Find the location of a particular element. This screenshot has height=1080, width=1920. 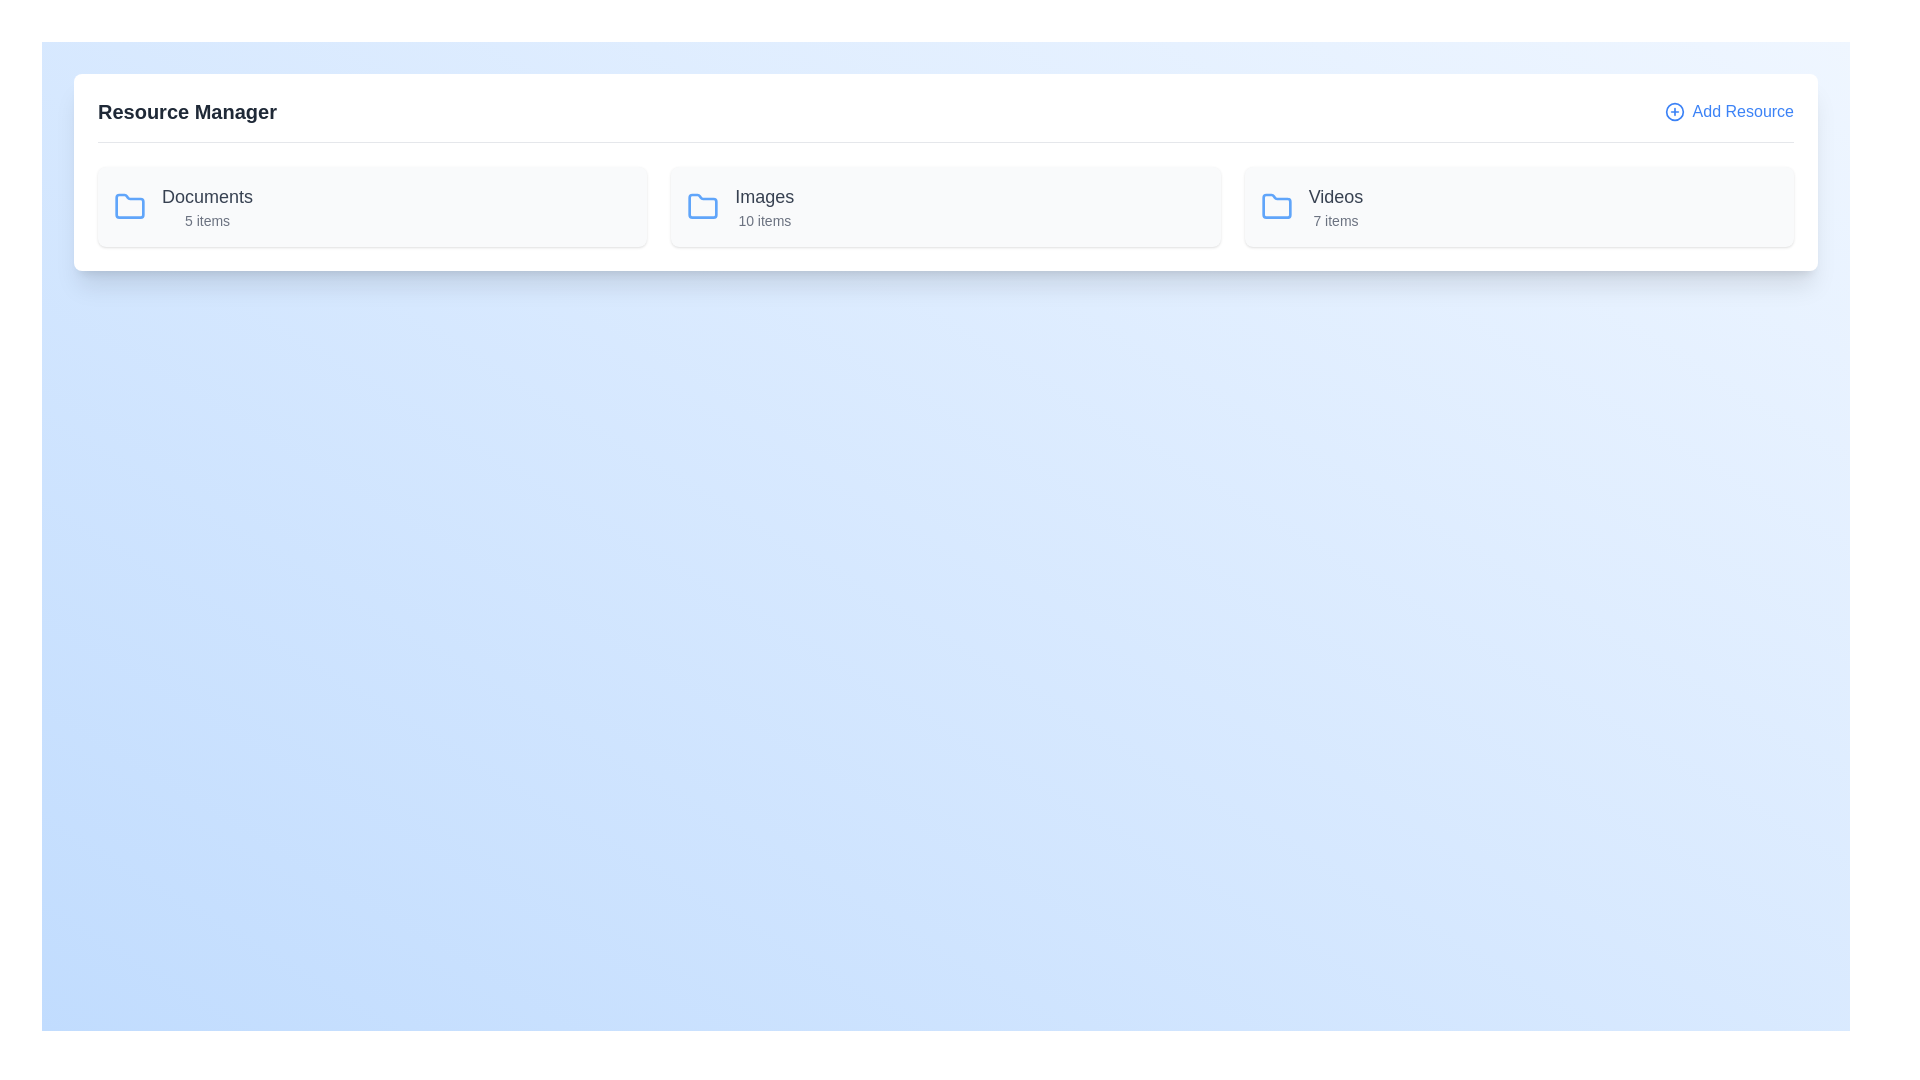

the static text label that provides descriptive information about the 'Videos' folder, located directly beneath the 'Videos' text is located at coordinates (1335, 220).